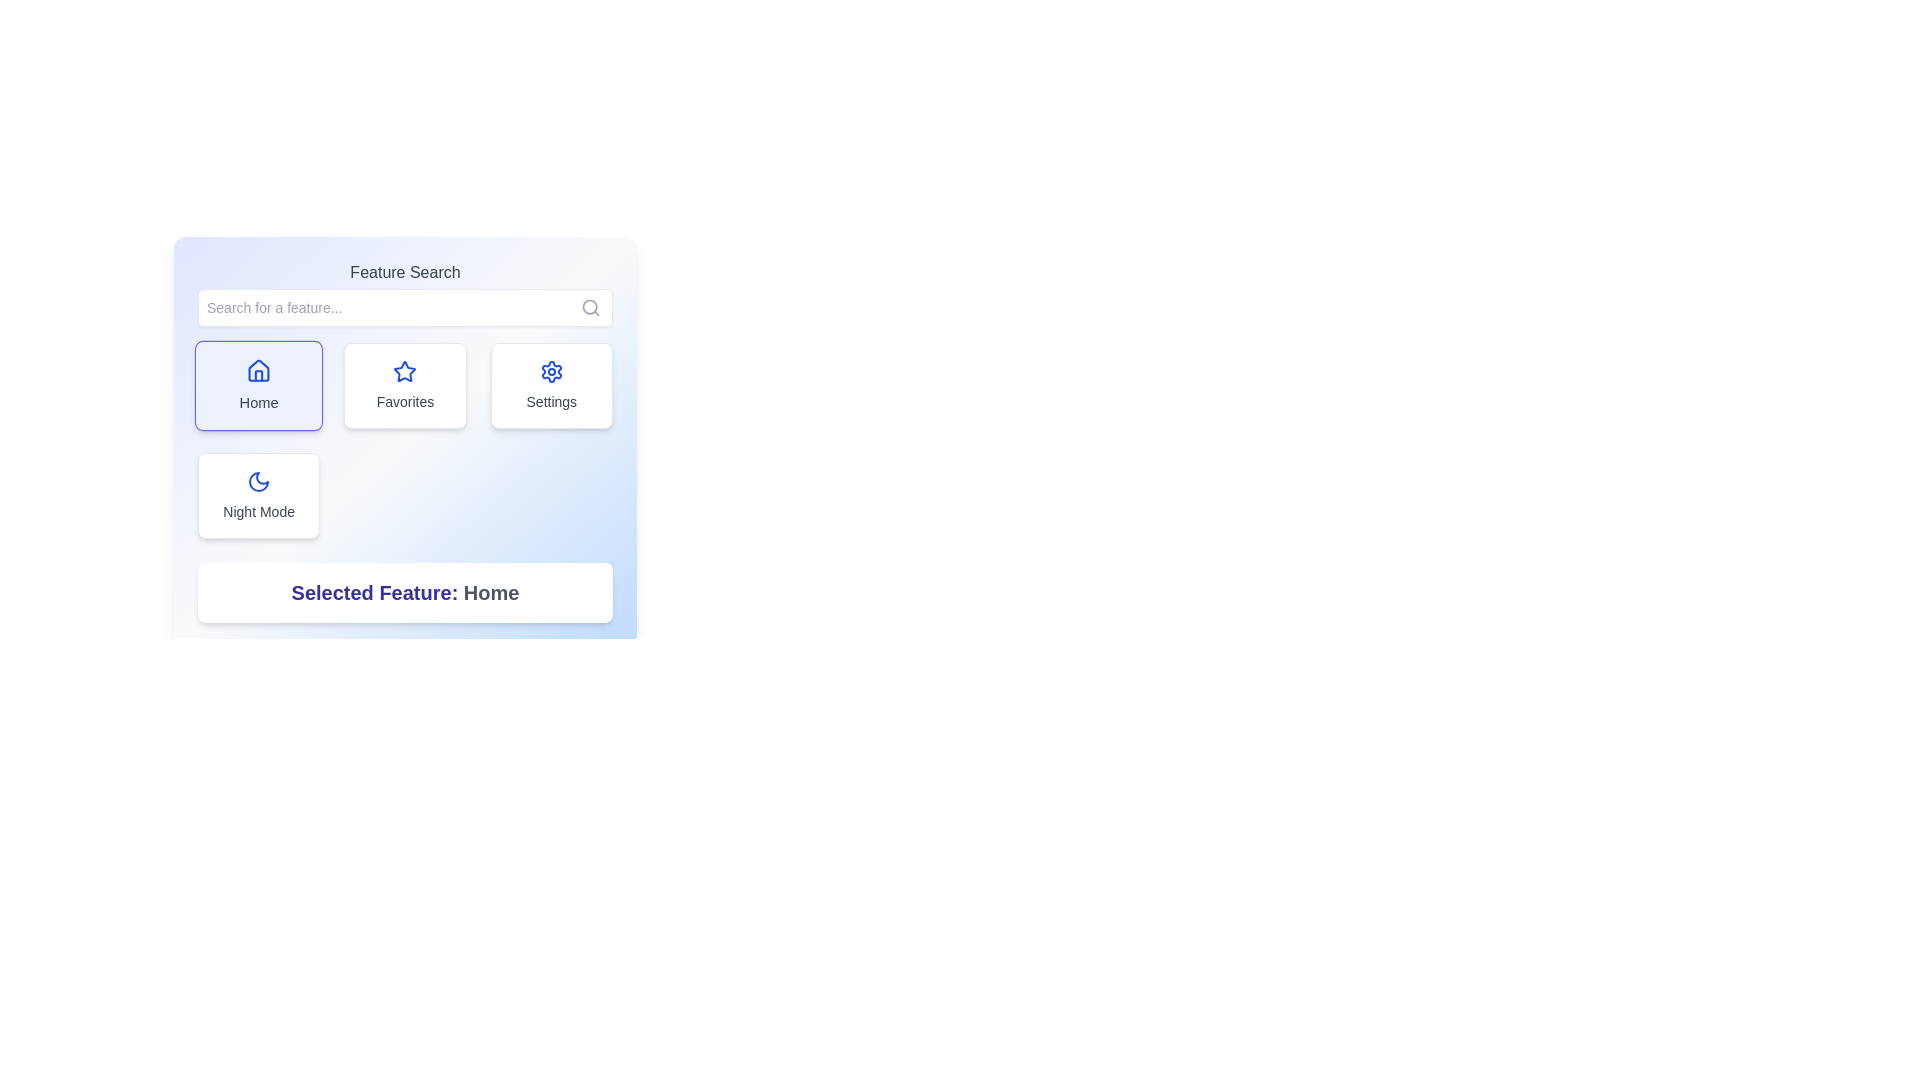 The height and width of the screenshot is (1080, 1920). What do you see at coordinates (258, 495) in the screenshot?
I see `the 'Night Mode' button located in the lower-left corner of the grid layout, beneath the 'Home' option` at bounding box center [258, 495].